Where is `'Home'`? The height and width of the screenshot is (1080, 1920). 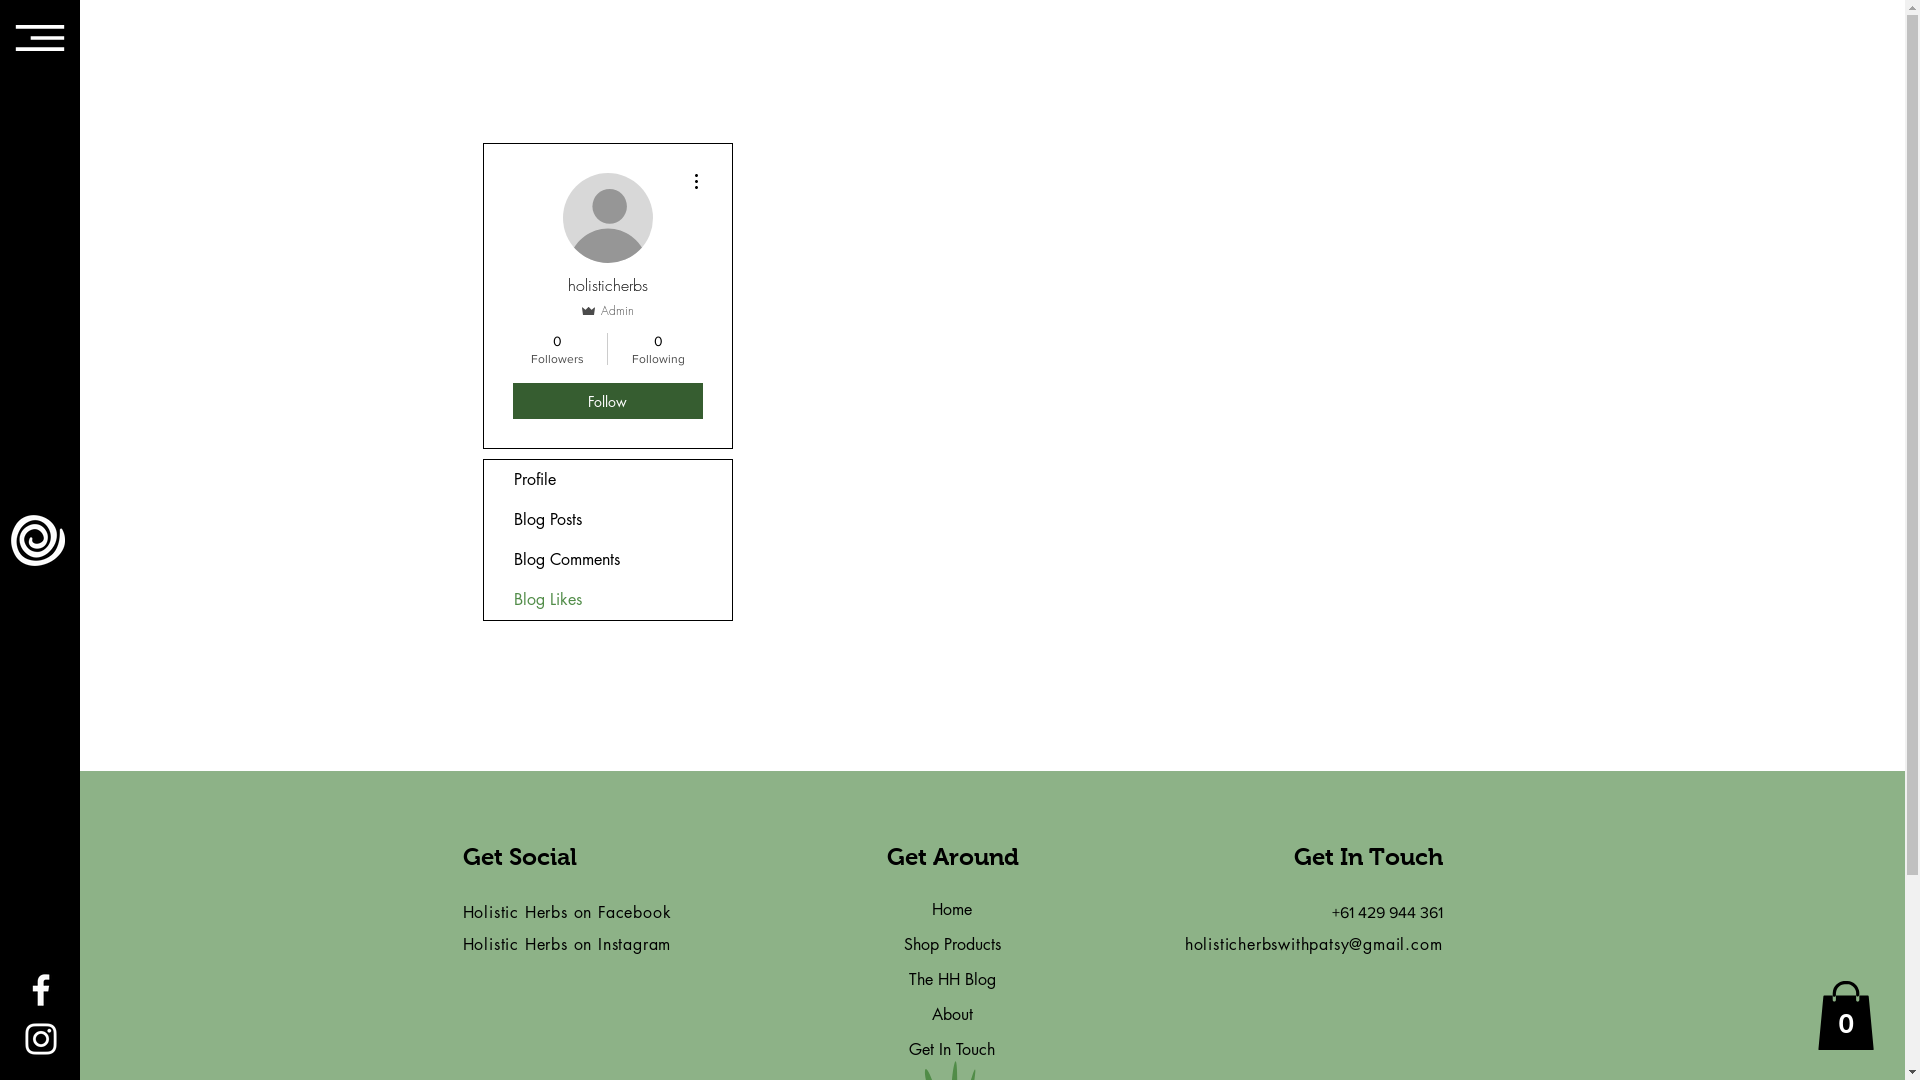 'Home' is located at coordinates (951, 909).